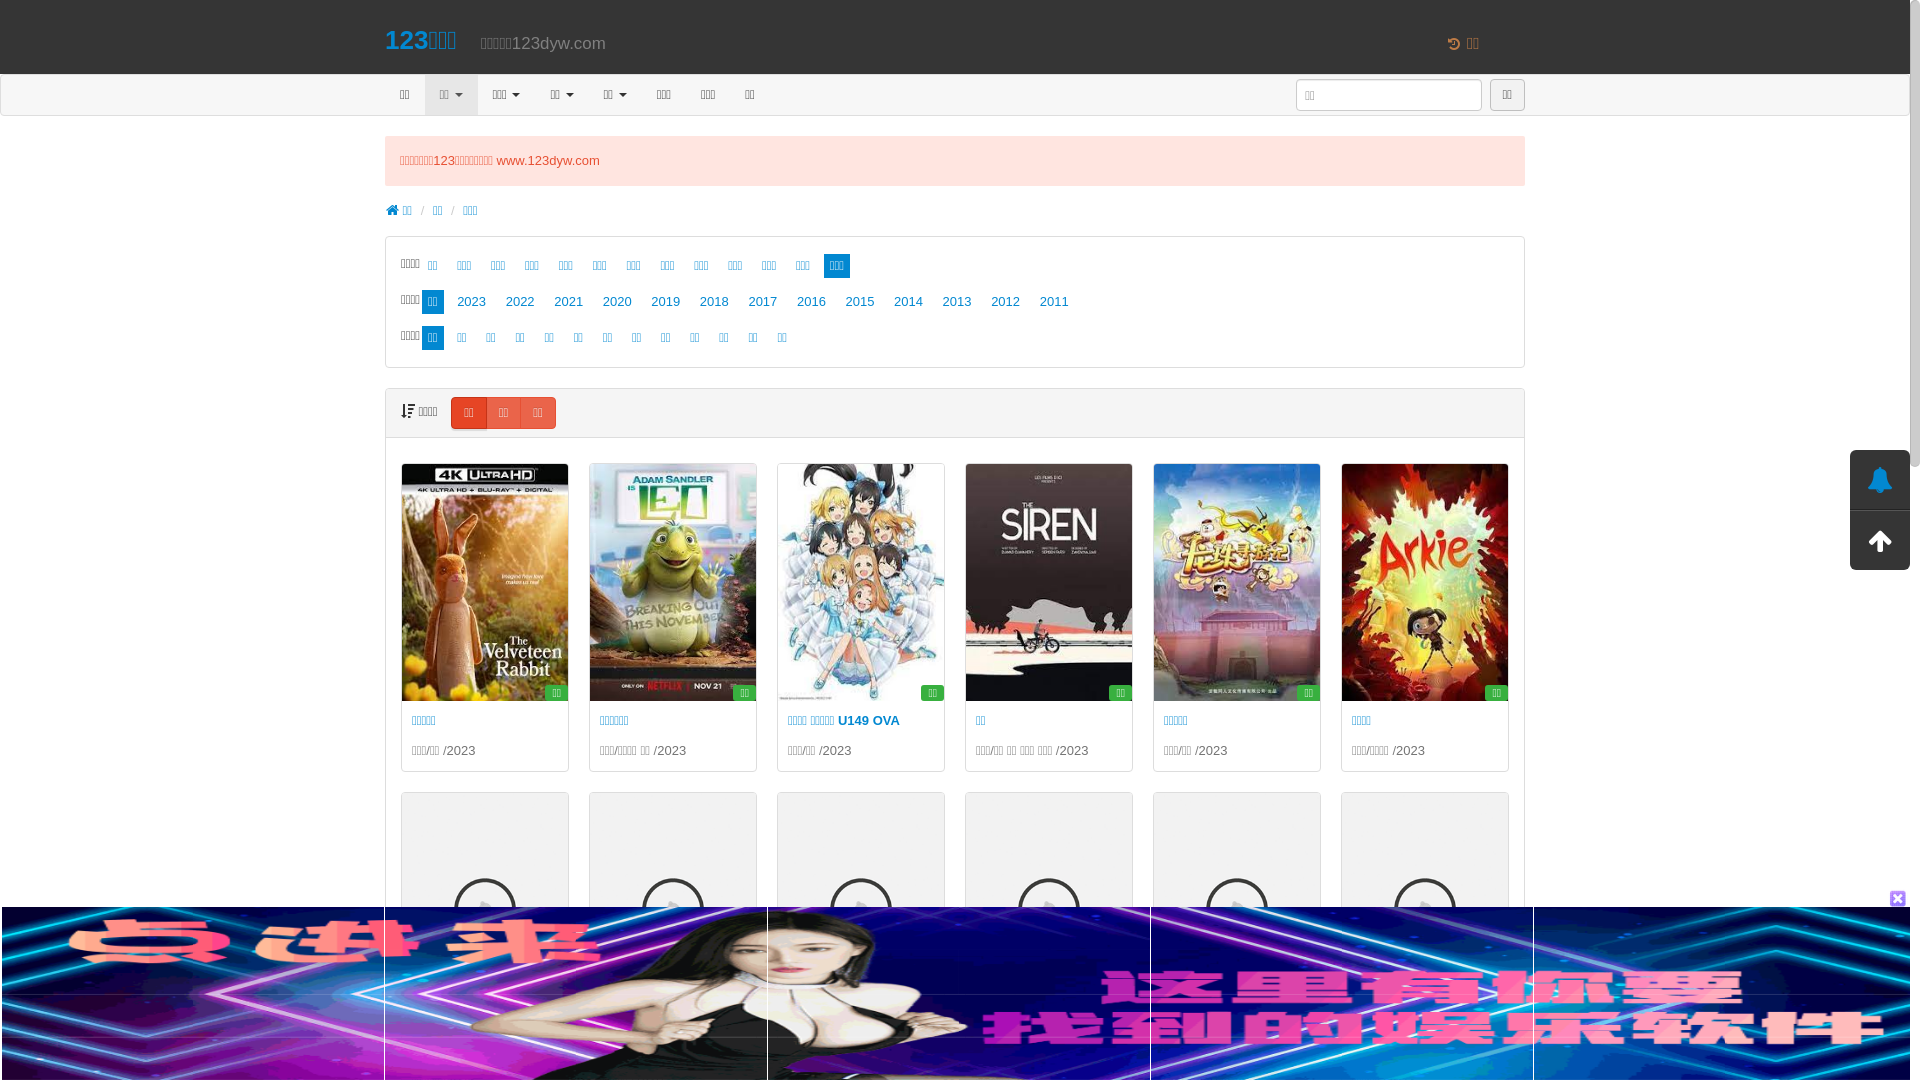  Describe the element at coordinates (1040, 301) in the screenshot. I see `'2011'` at that location.